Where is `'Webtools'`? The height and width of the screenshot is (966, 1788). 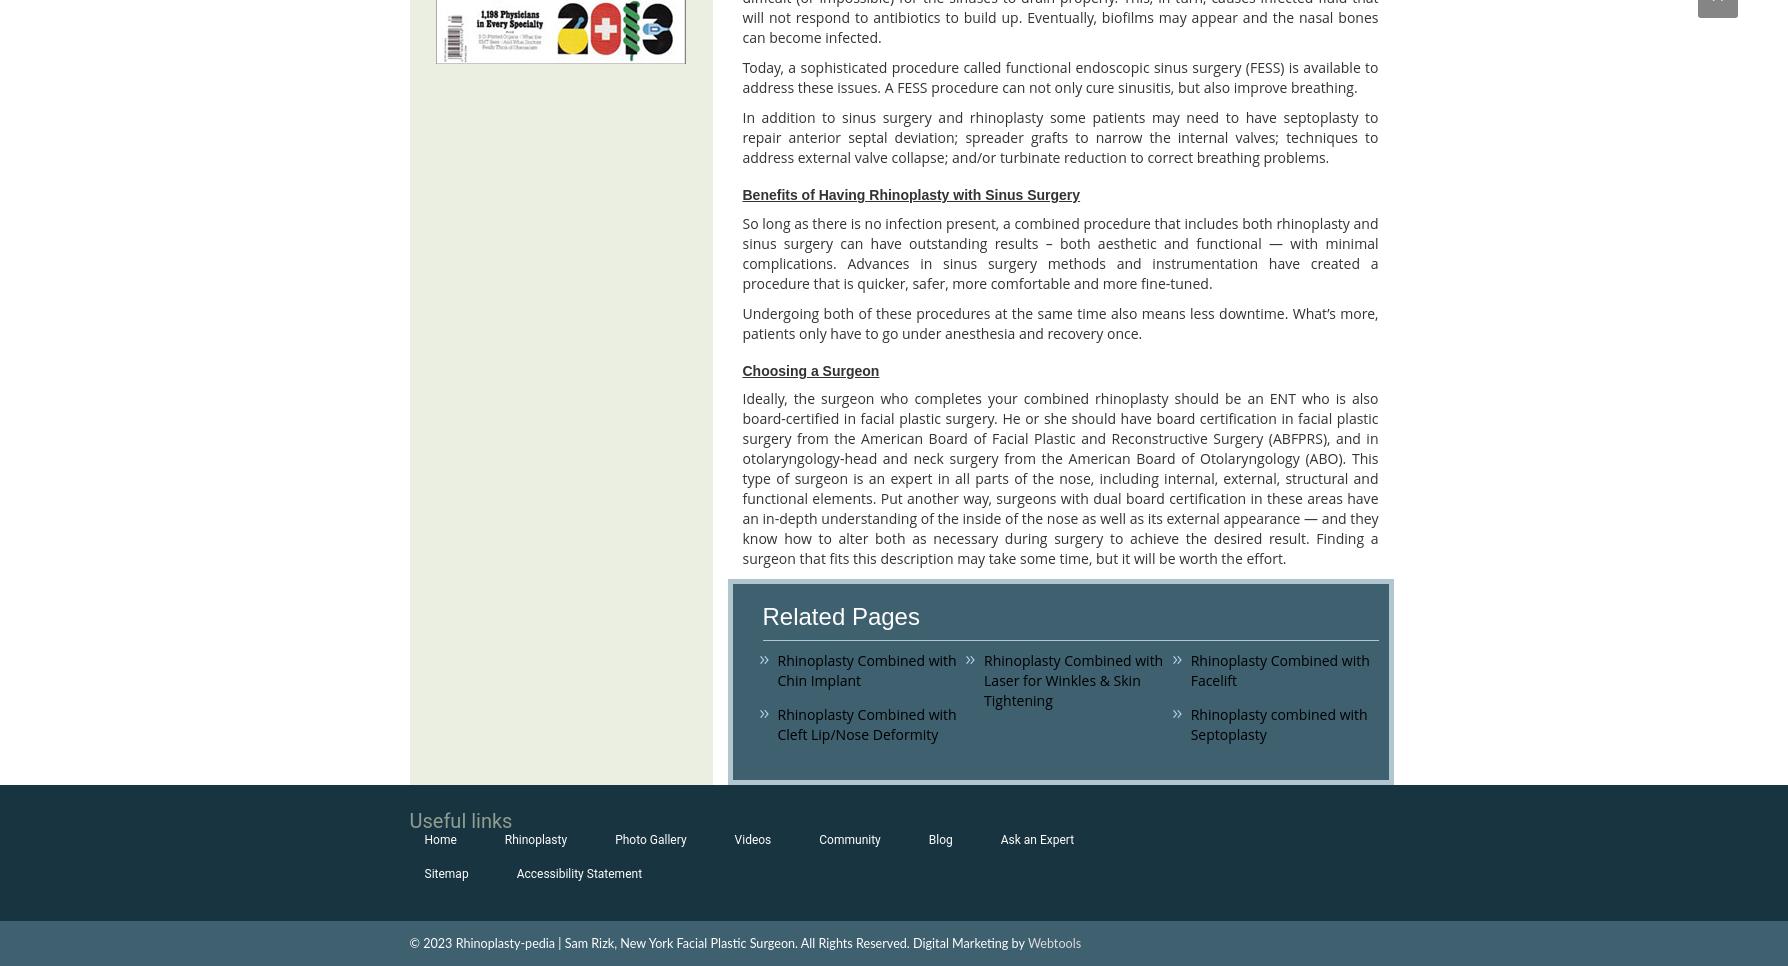
'Webtools' is located at coordinates (1054, 943).